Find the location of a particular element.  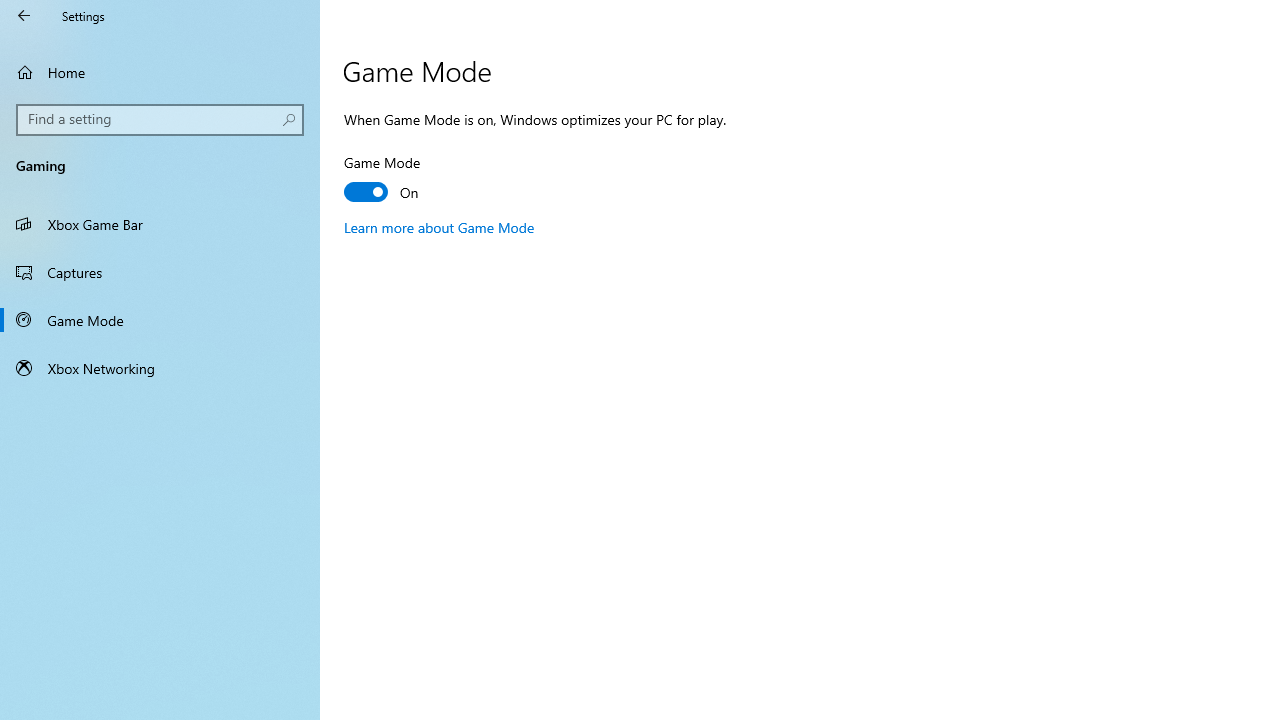

'Home' is located at coordinates (160, 71).